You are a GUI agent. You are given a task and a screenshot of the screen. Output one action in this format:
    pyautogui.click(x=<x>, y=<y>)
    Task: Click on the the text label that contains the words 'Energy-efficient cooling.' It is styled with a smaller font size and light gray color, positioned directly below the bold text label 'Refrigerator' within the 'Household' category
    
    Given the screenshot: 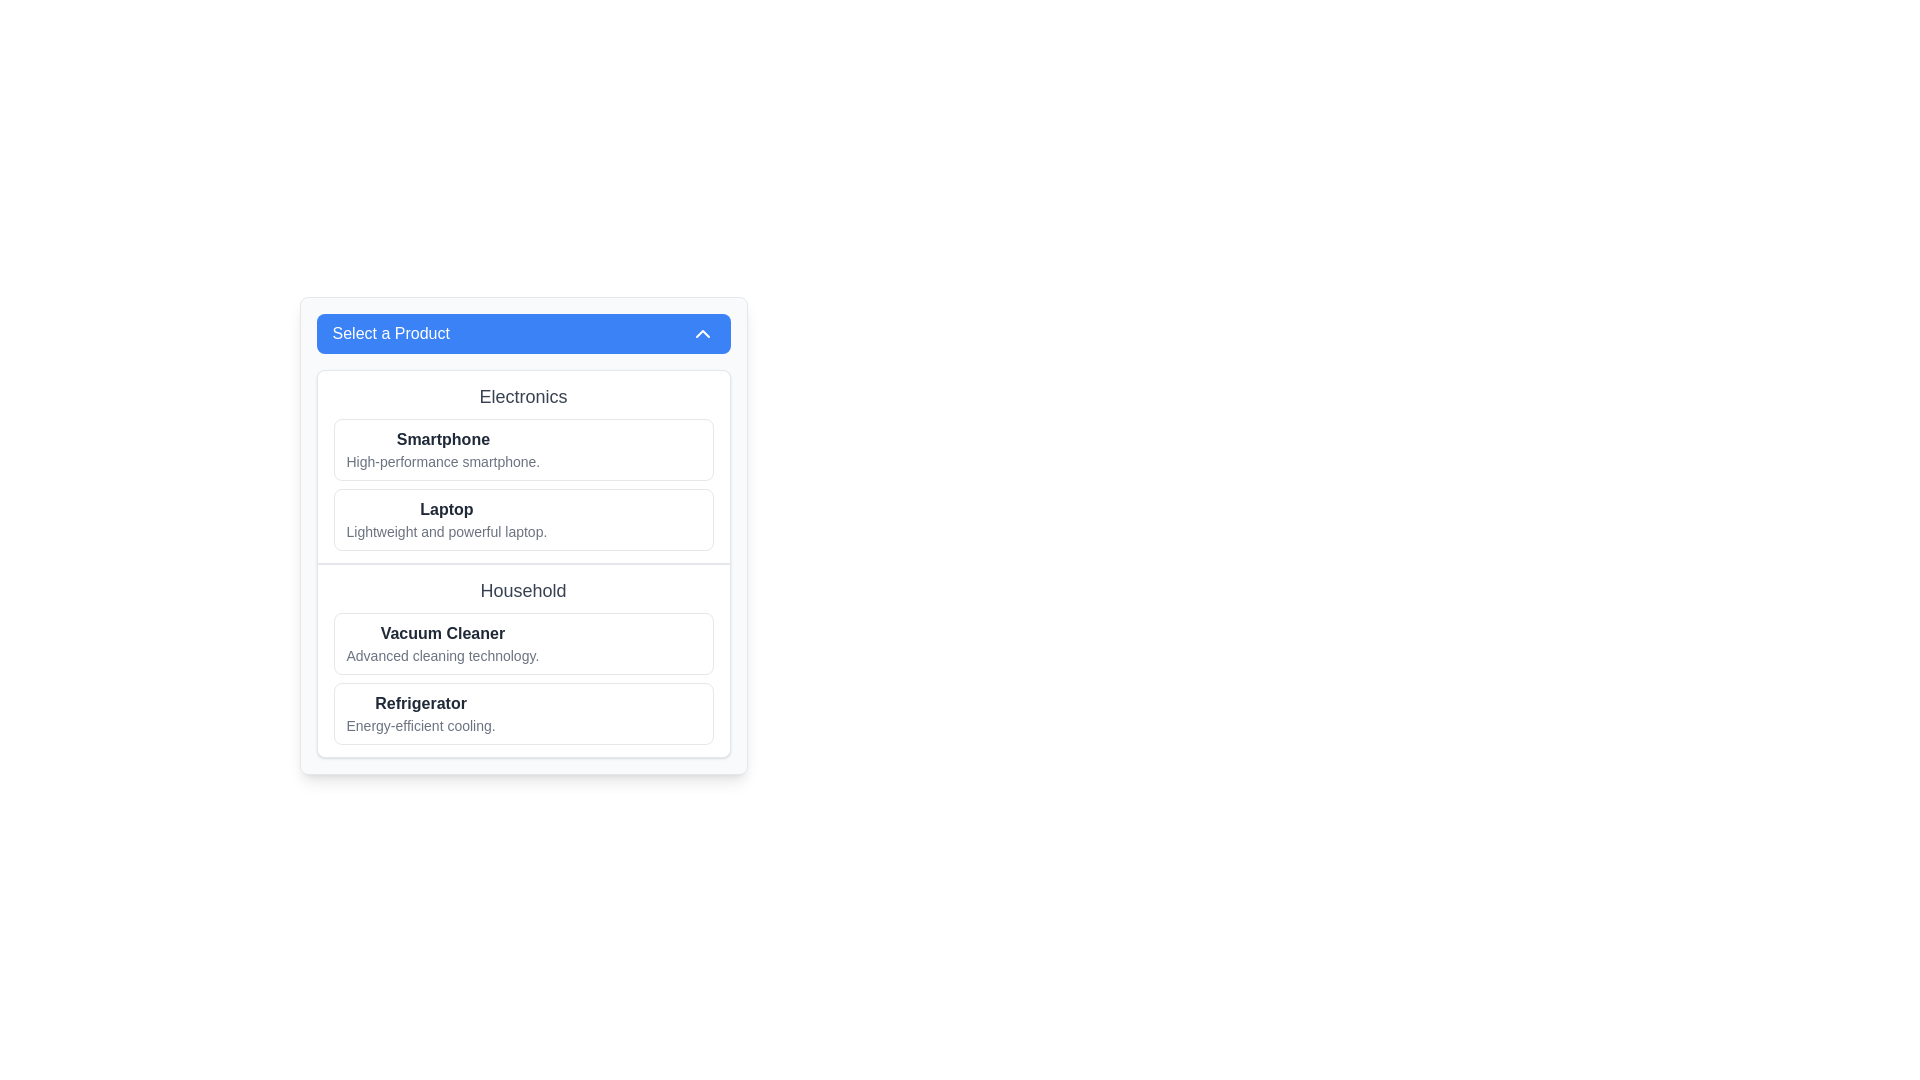 What is the action you would take?
    pyautogui.click(x=420, y=725)
    